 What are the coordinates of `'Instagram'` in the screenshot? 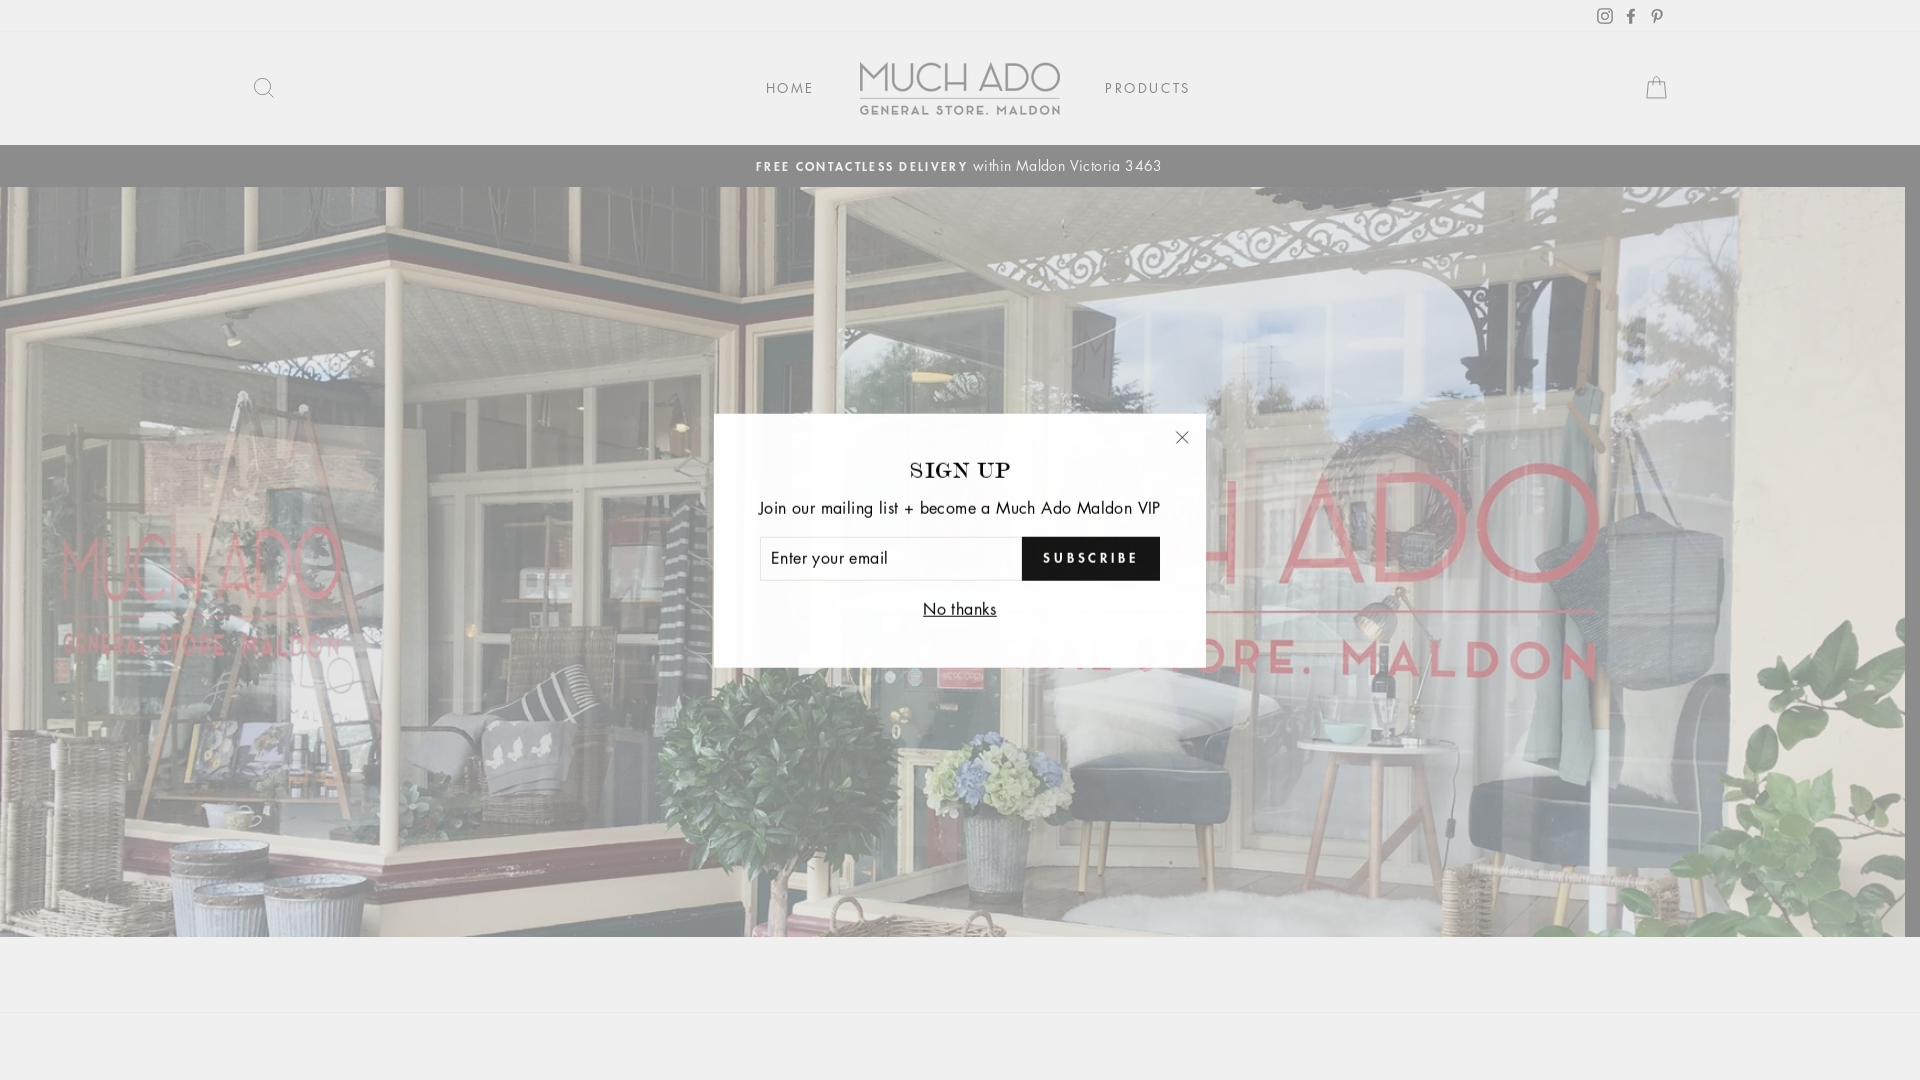 It's located at (1596, 15).